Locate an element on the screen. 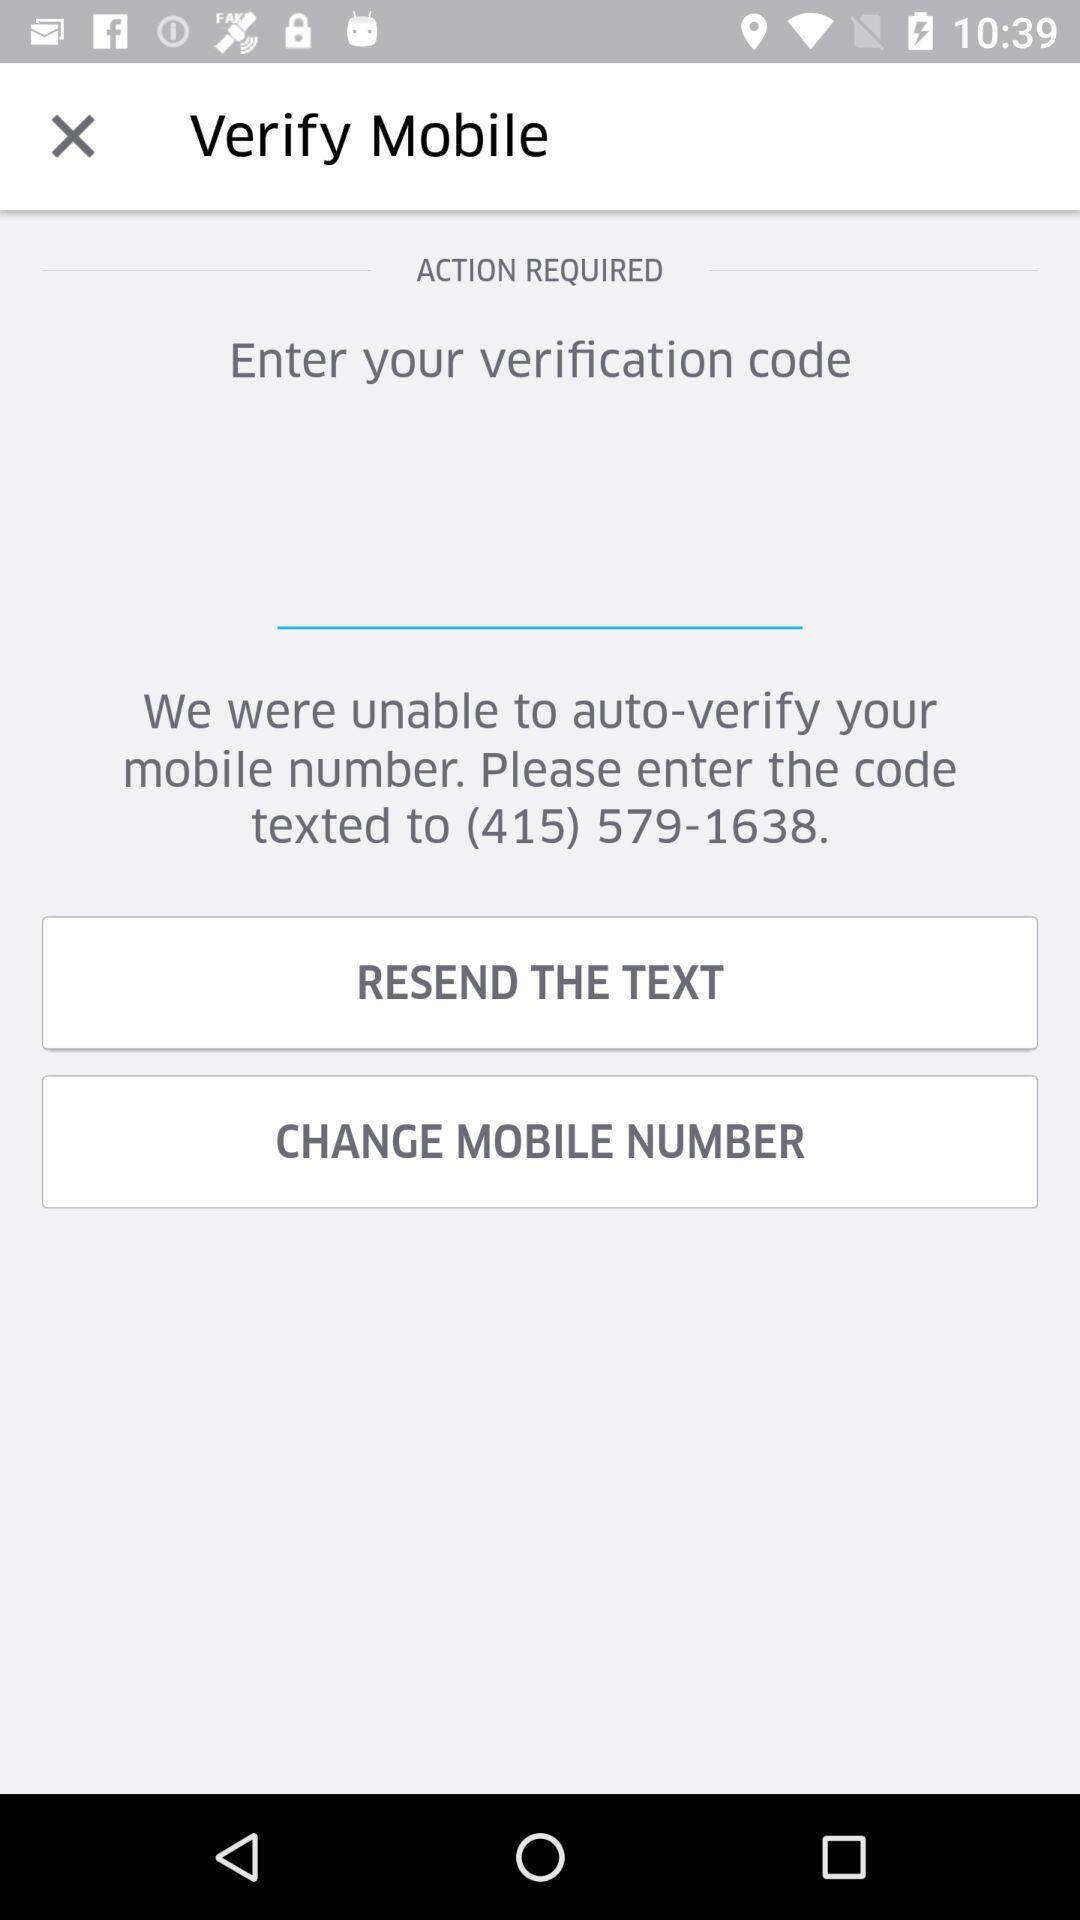  resend the text item is located at coordinates (540, 982).